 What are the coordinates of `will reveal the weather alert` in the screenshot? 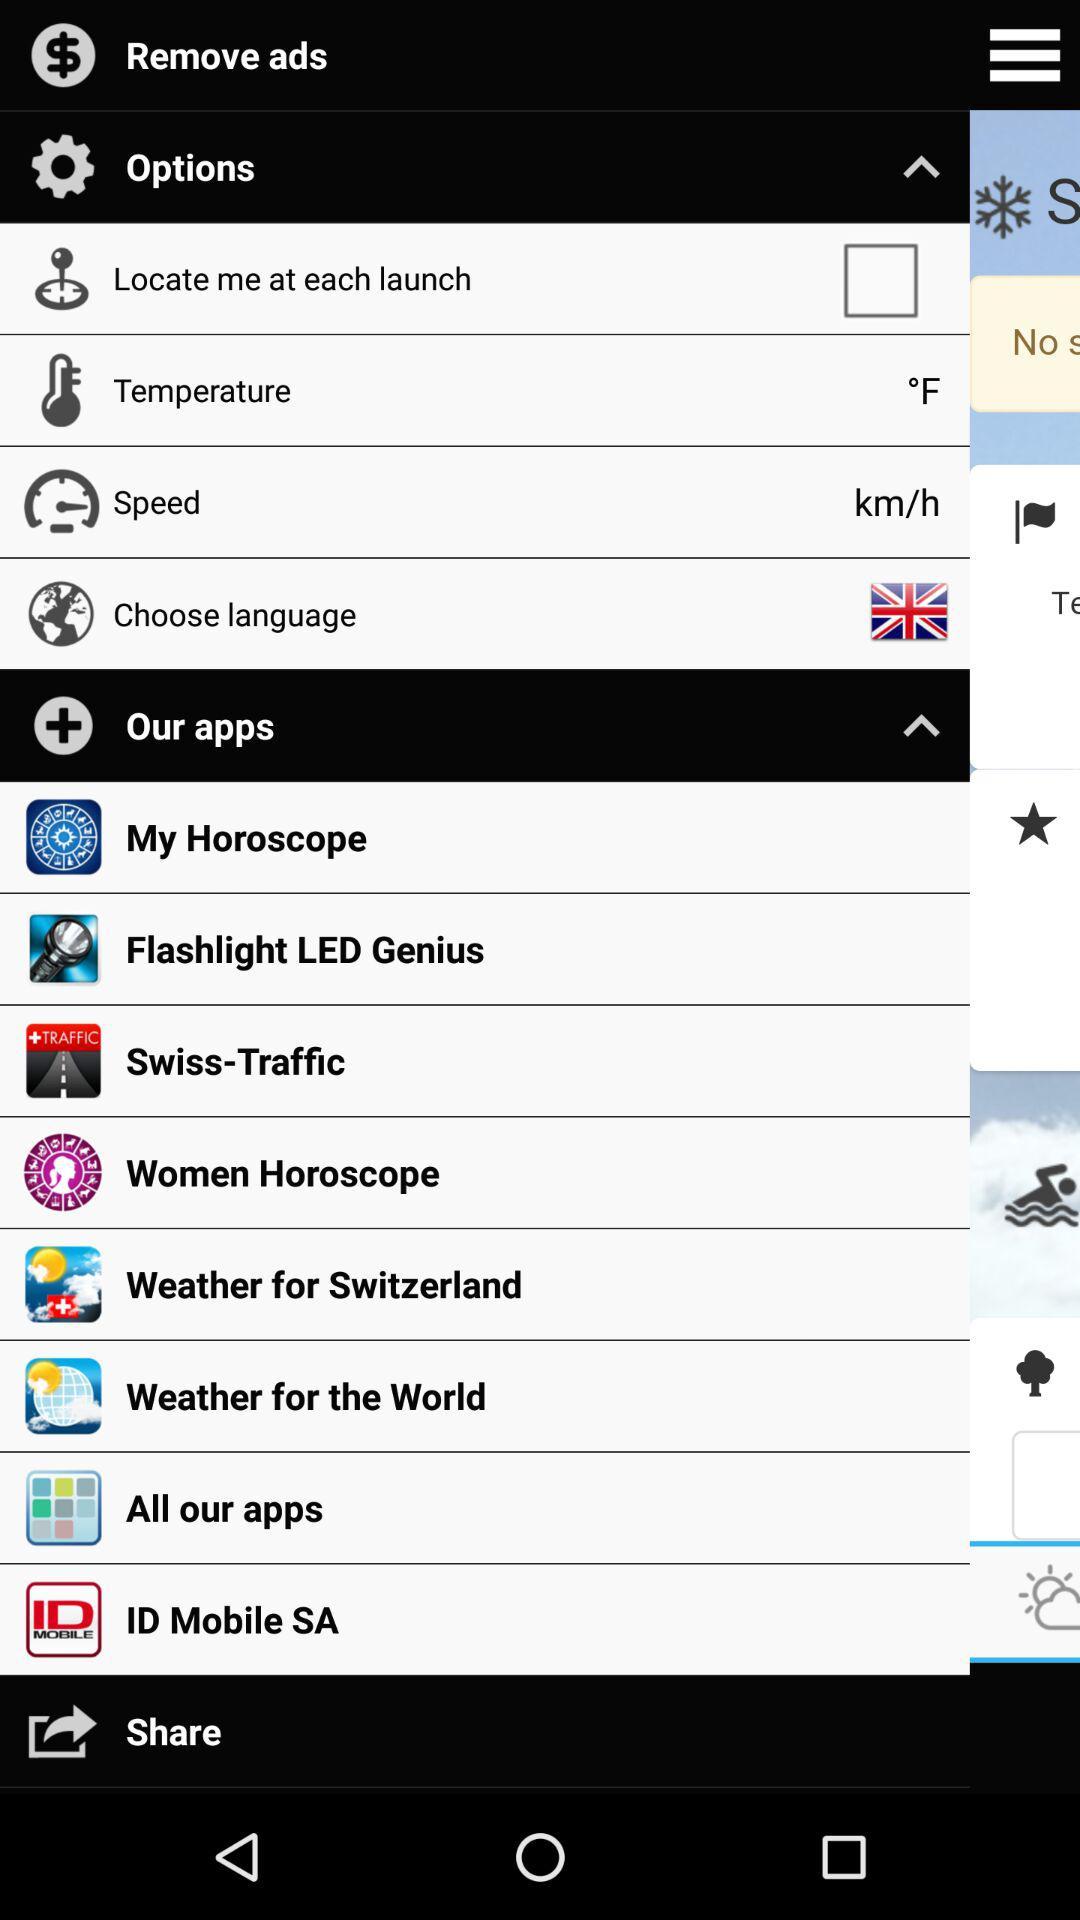 It's located at (1024, 825).